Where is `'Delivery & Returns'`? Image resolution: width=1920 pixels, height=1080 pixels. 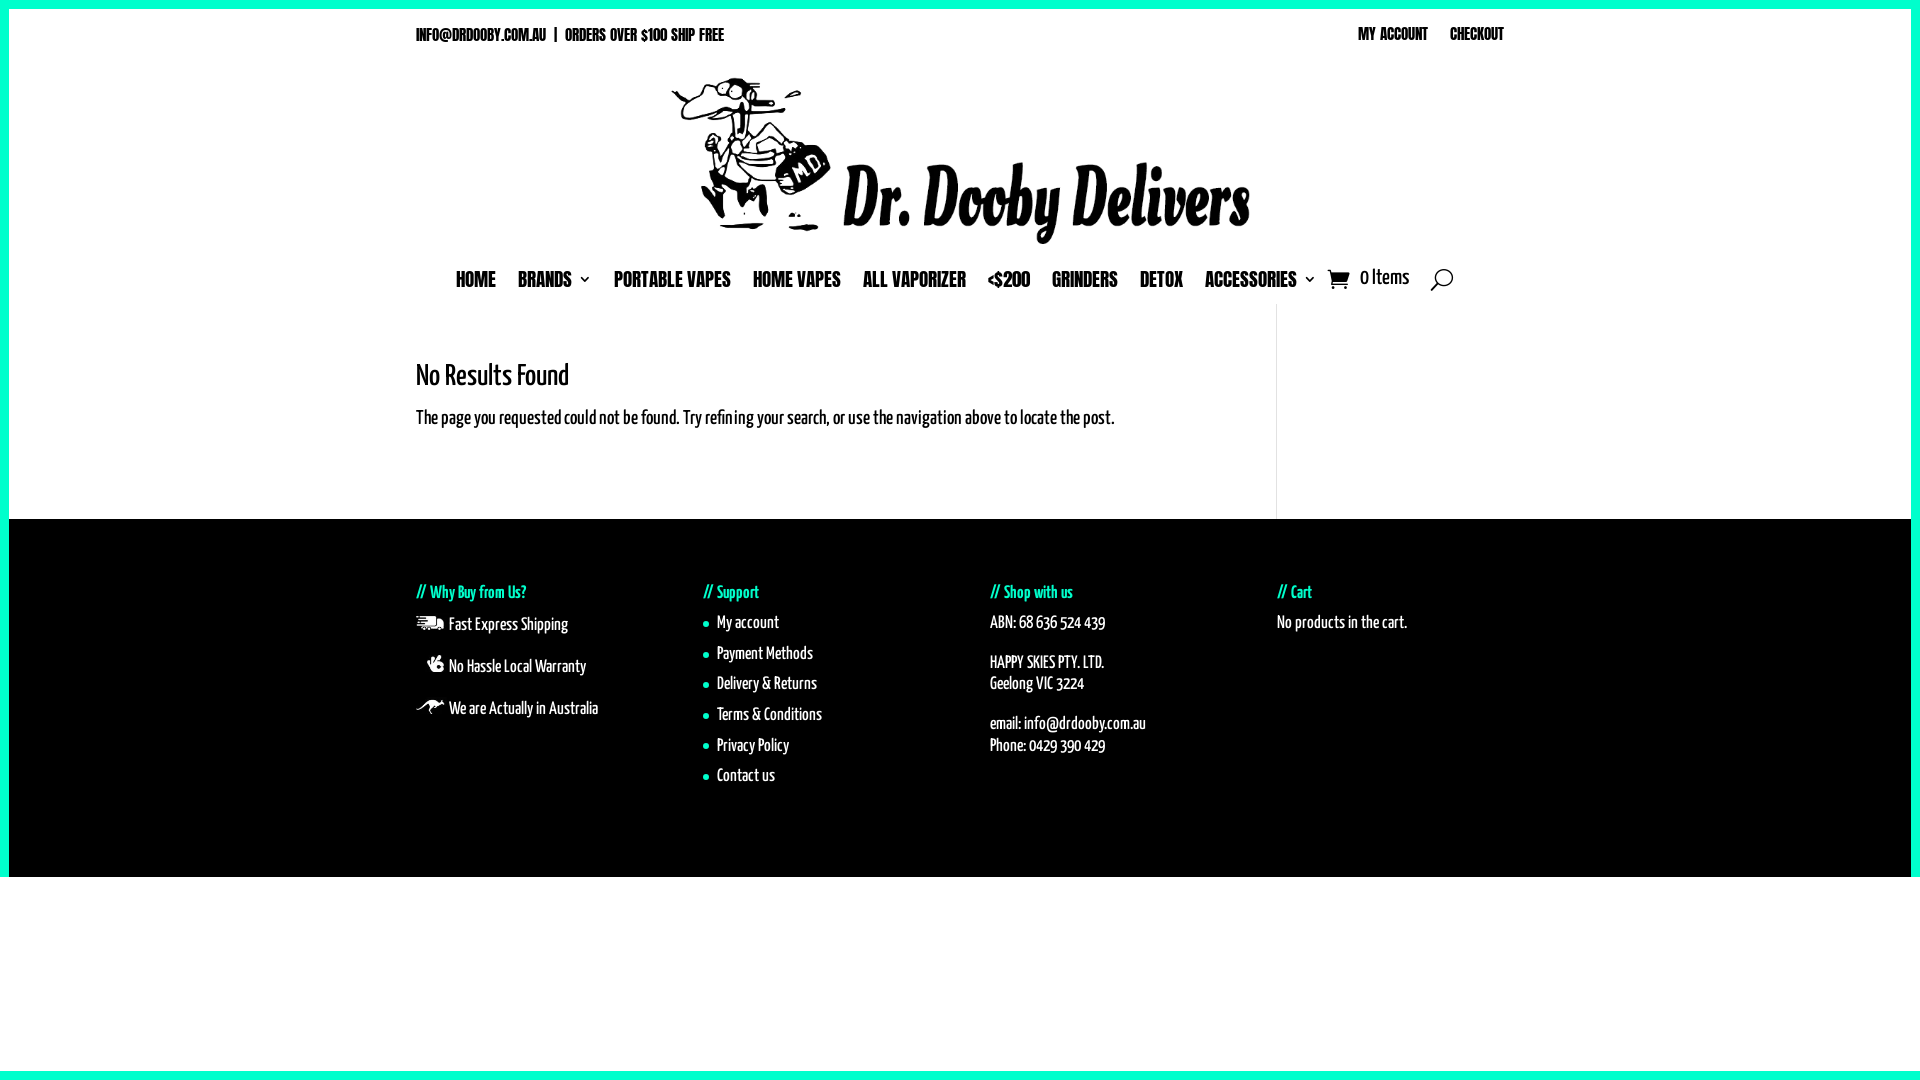 'Delivery & Returns' is located at coordinates (766, 683).